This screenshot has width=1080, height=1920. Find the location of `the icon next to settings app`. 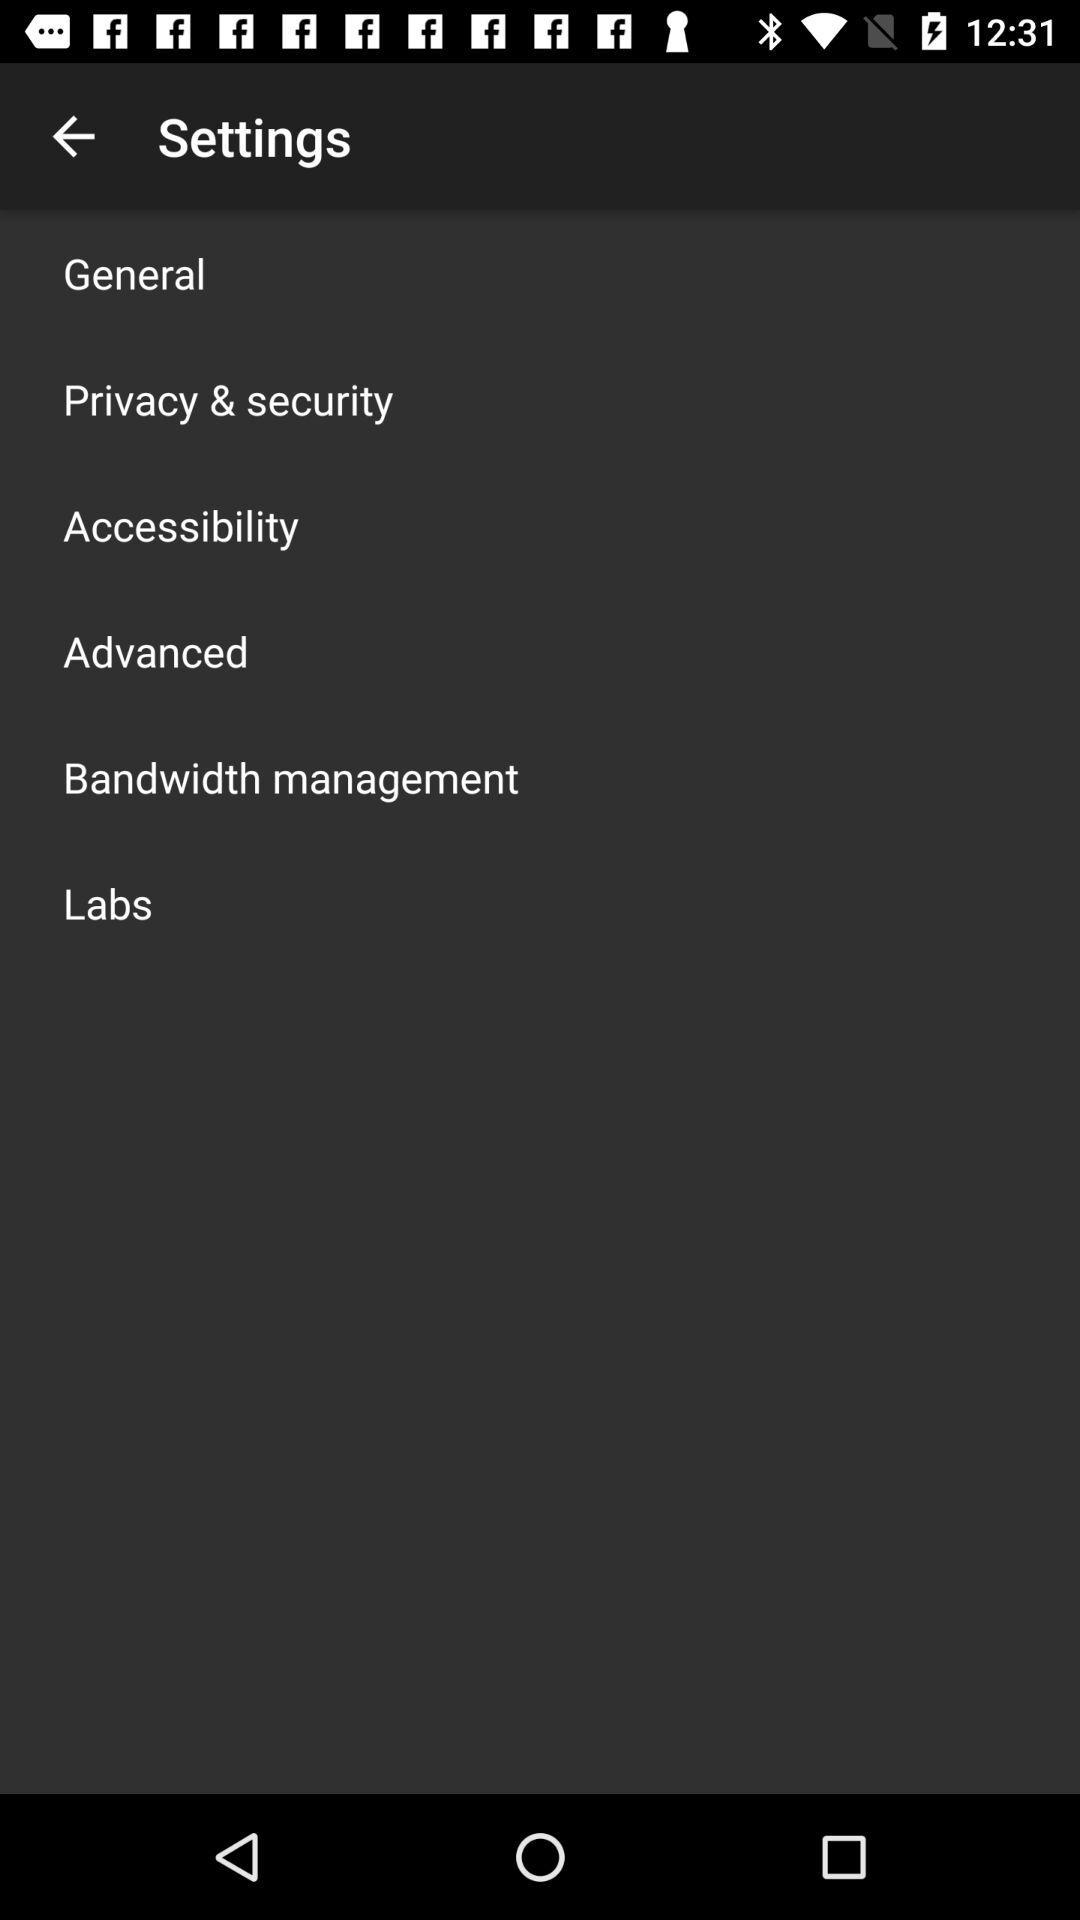

the icon next to settings app is located at coordinates (72, 135).